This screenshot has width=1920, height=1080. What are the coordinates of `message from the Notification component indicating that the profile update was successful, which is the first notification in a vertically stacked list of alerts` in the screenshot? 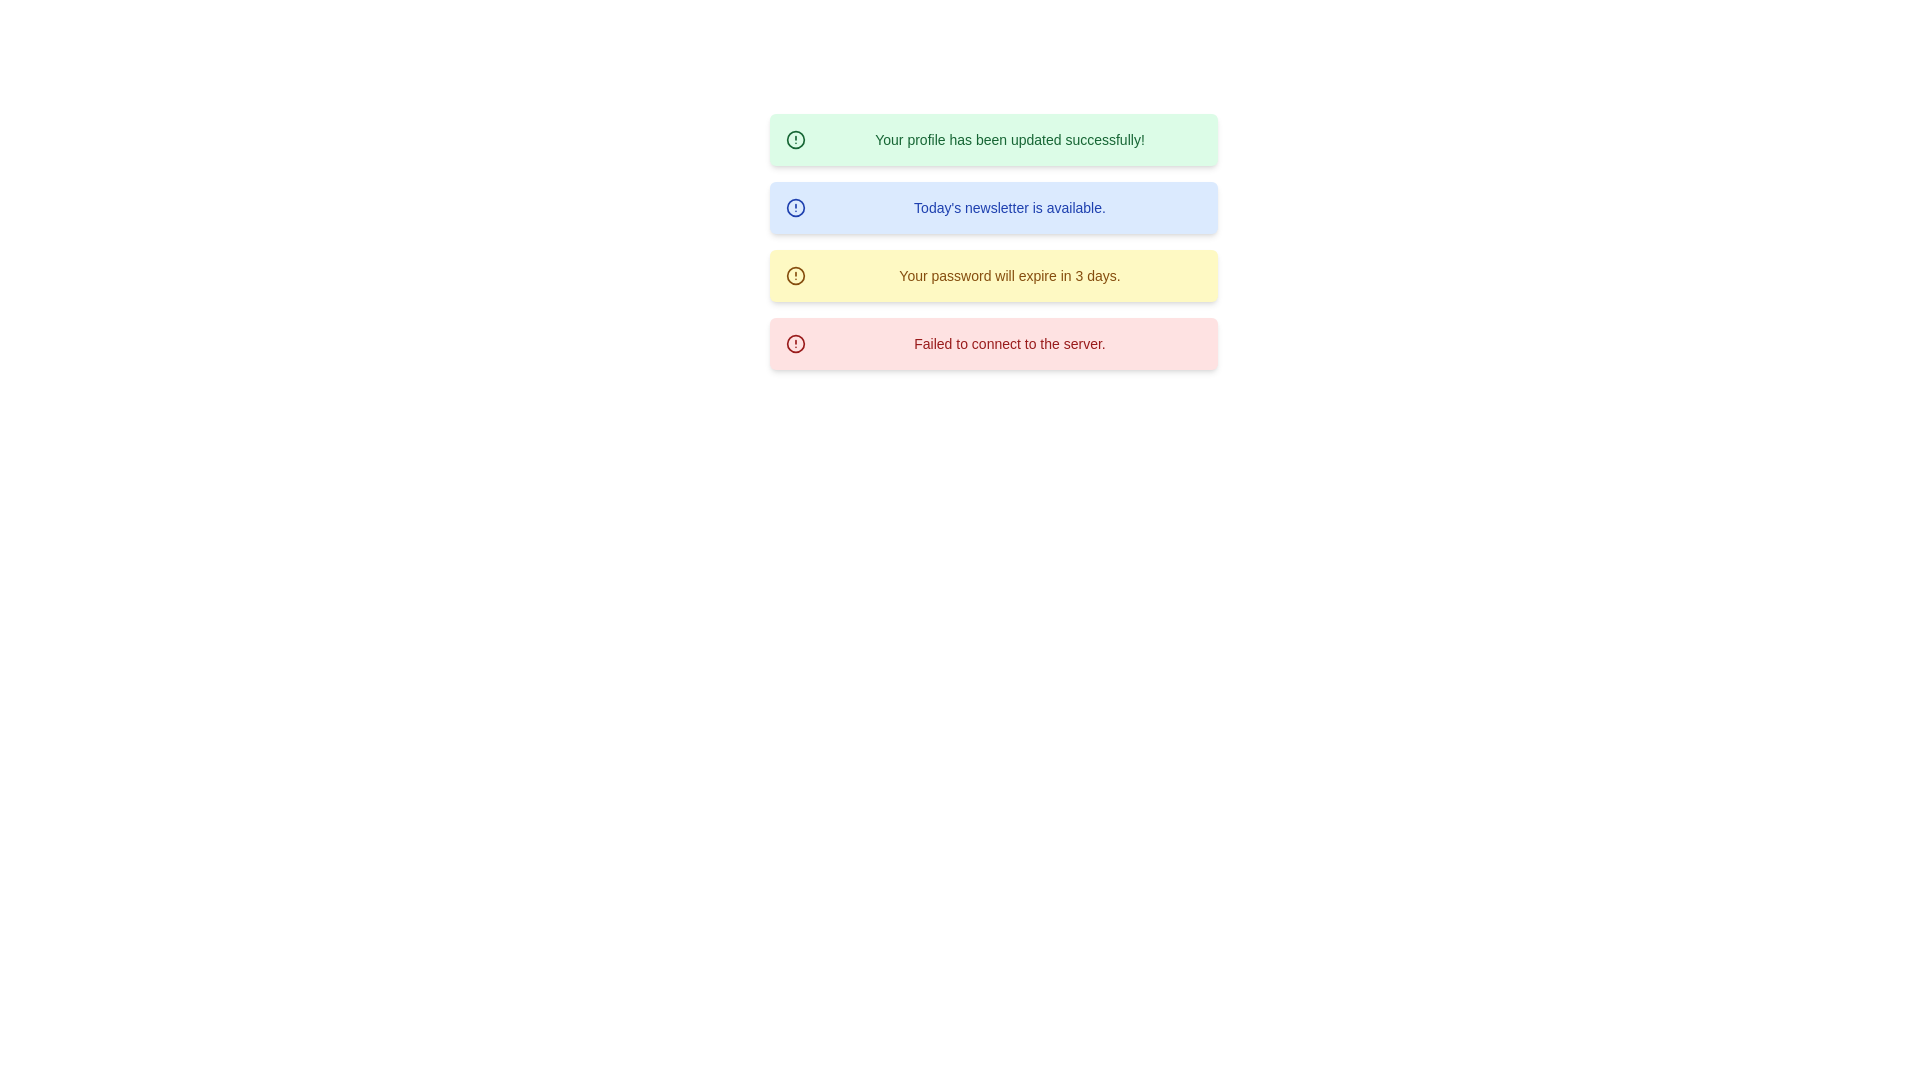 It's located at (993, 138).